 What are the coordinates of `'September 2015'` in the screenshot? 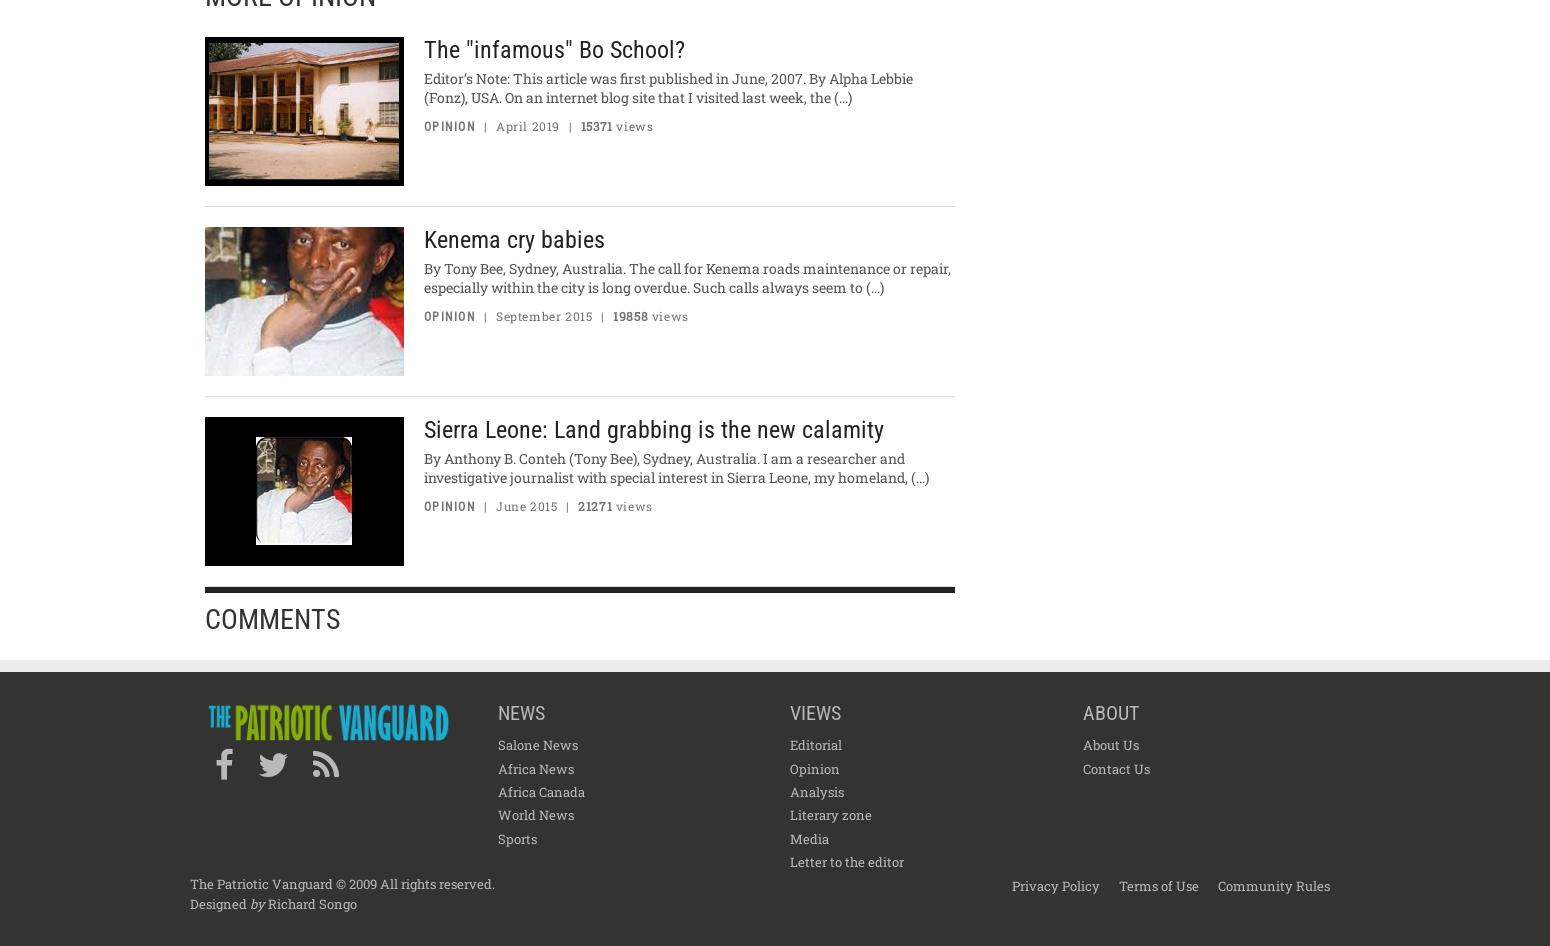 It's located at (542, 314).